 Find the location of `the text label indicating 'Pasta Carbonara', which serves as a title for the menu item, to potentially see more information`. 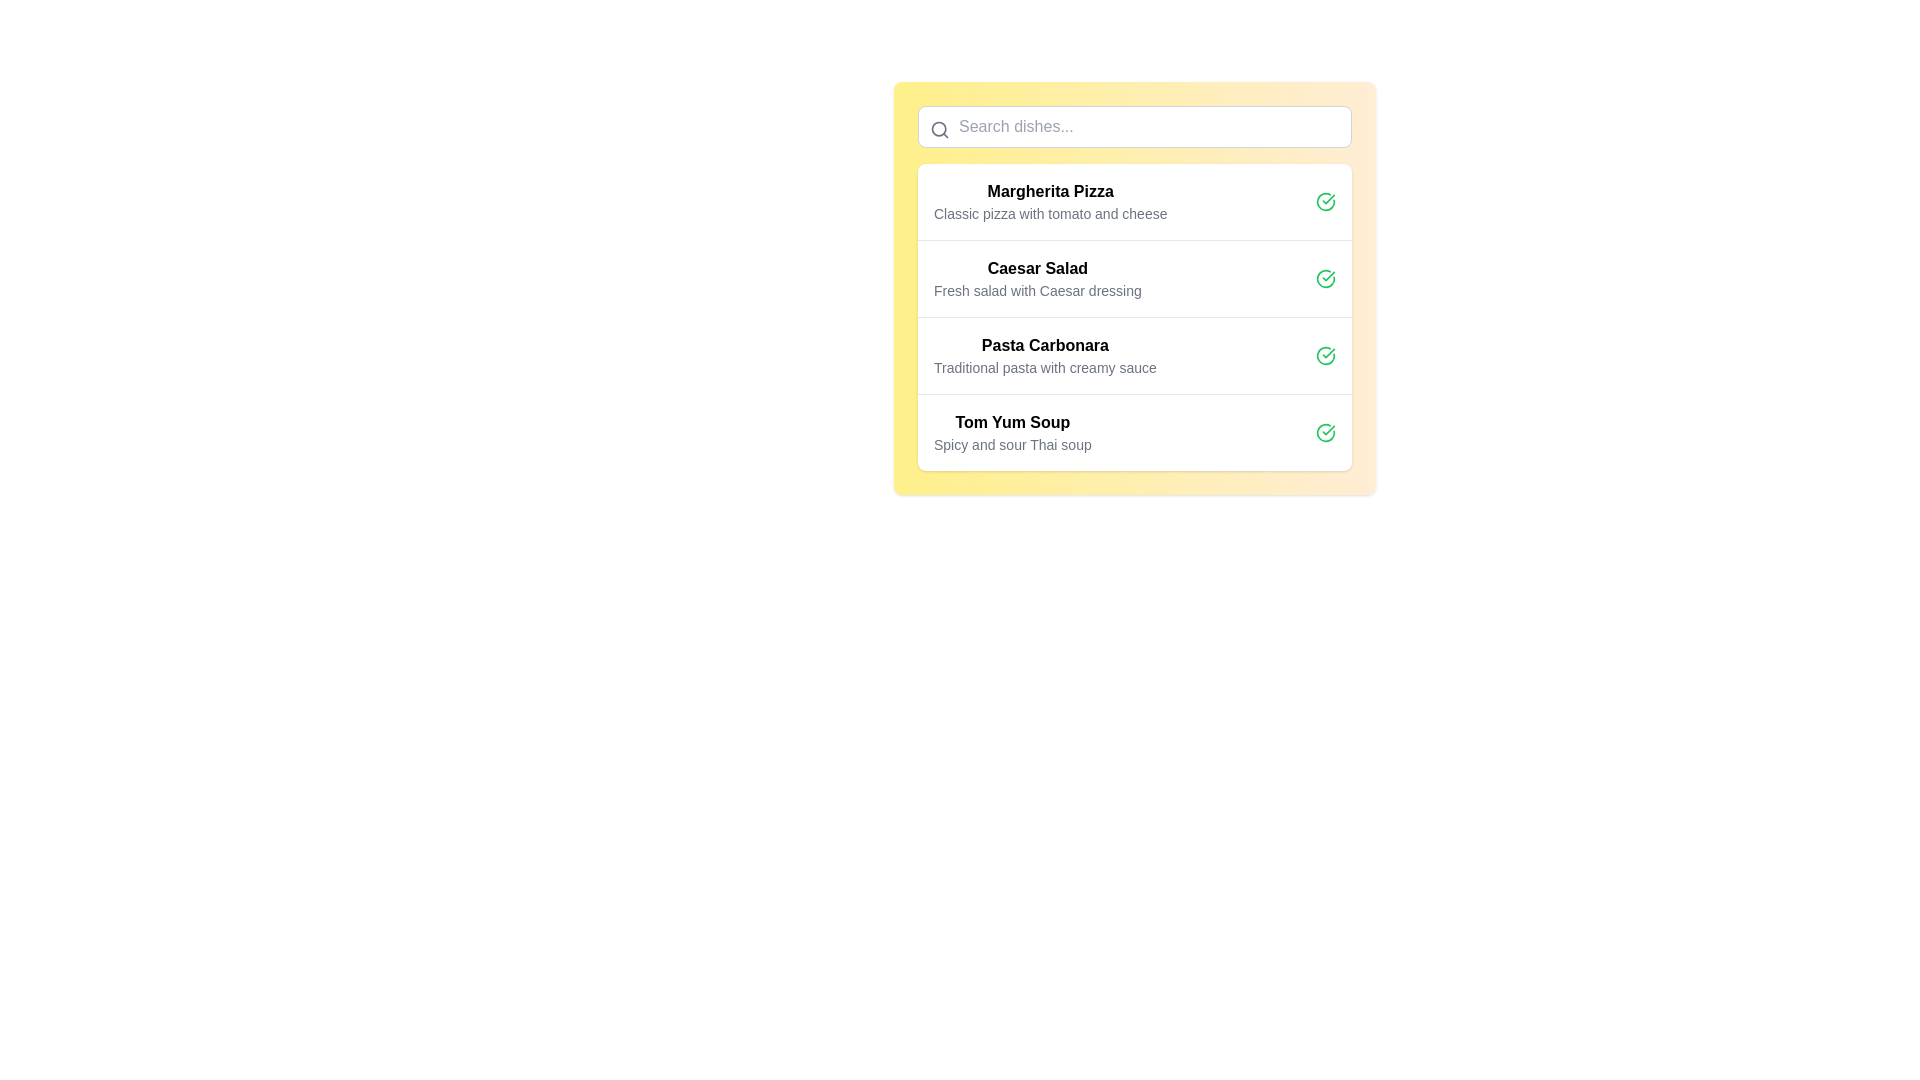

the text label indicating 'Pasta Carbonara', which serves as a title for the menu item, to potentially see more information is located at coordinates (1044, 345).